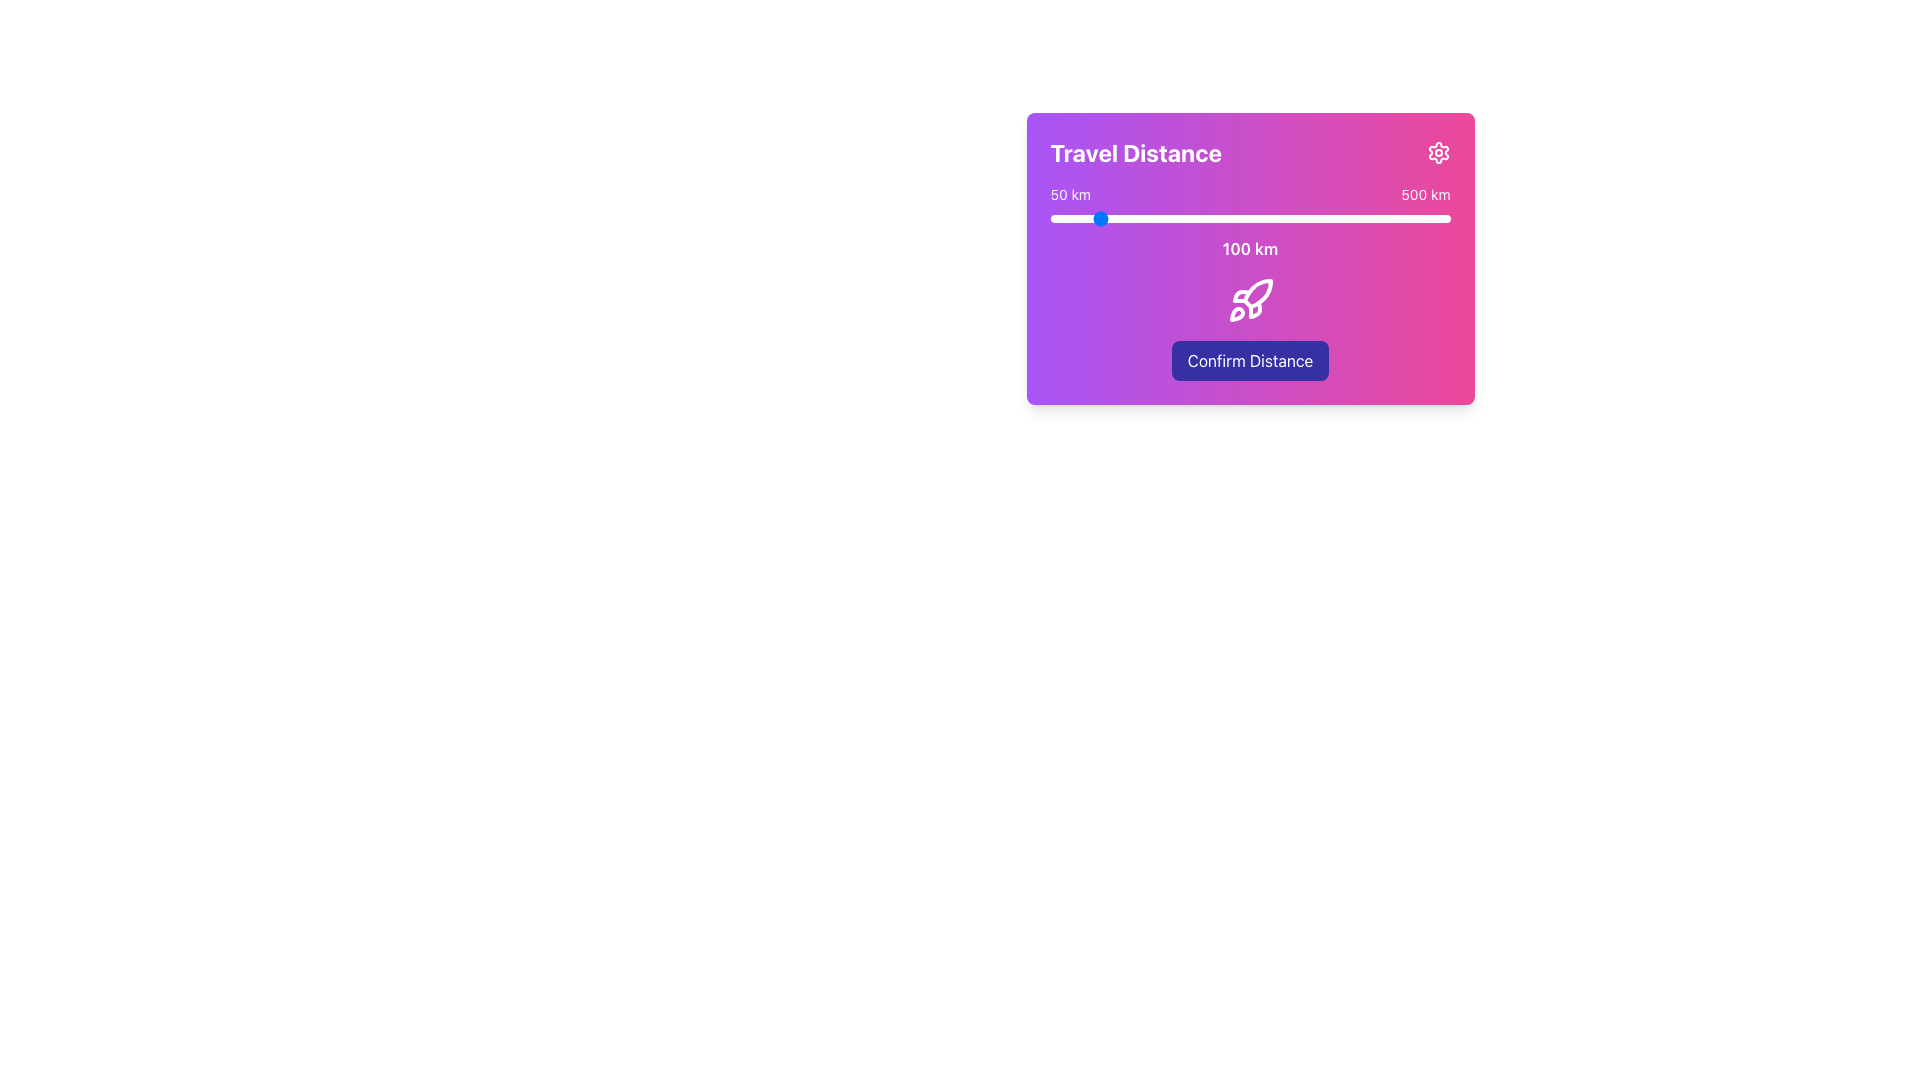 This screenshot has height=1080, width=1920. I want to click on the travel distance, so click(1221, 219).